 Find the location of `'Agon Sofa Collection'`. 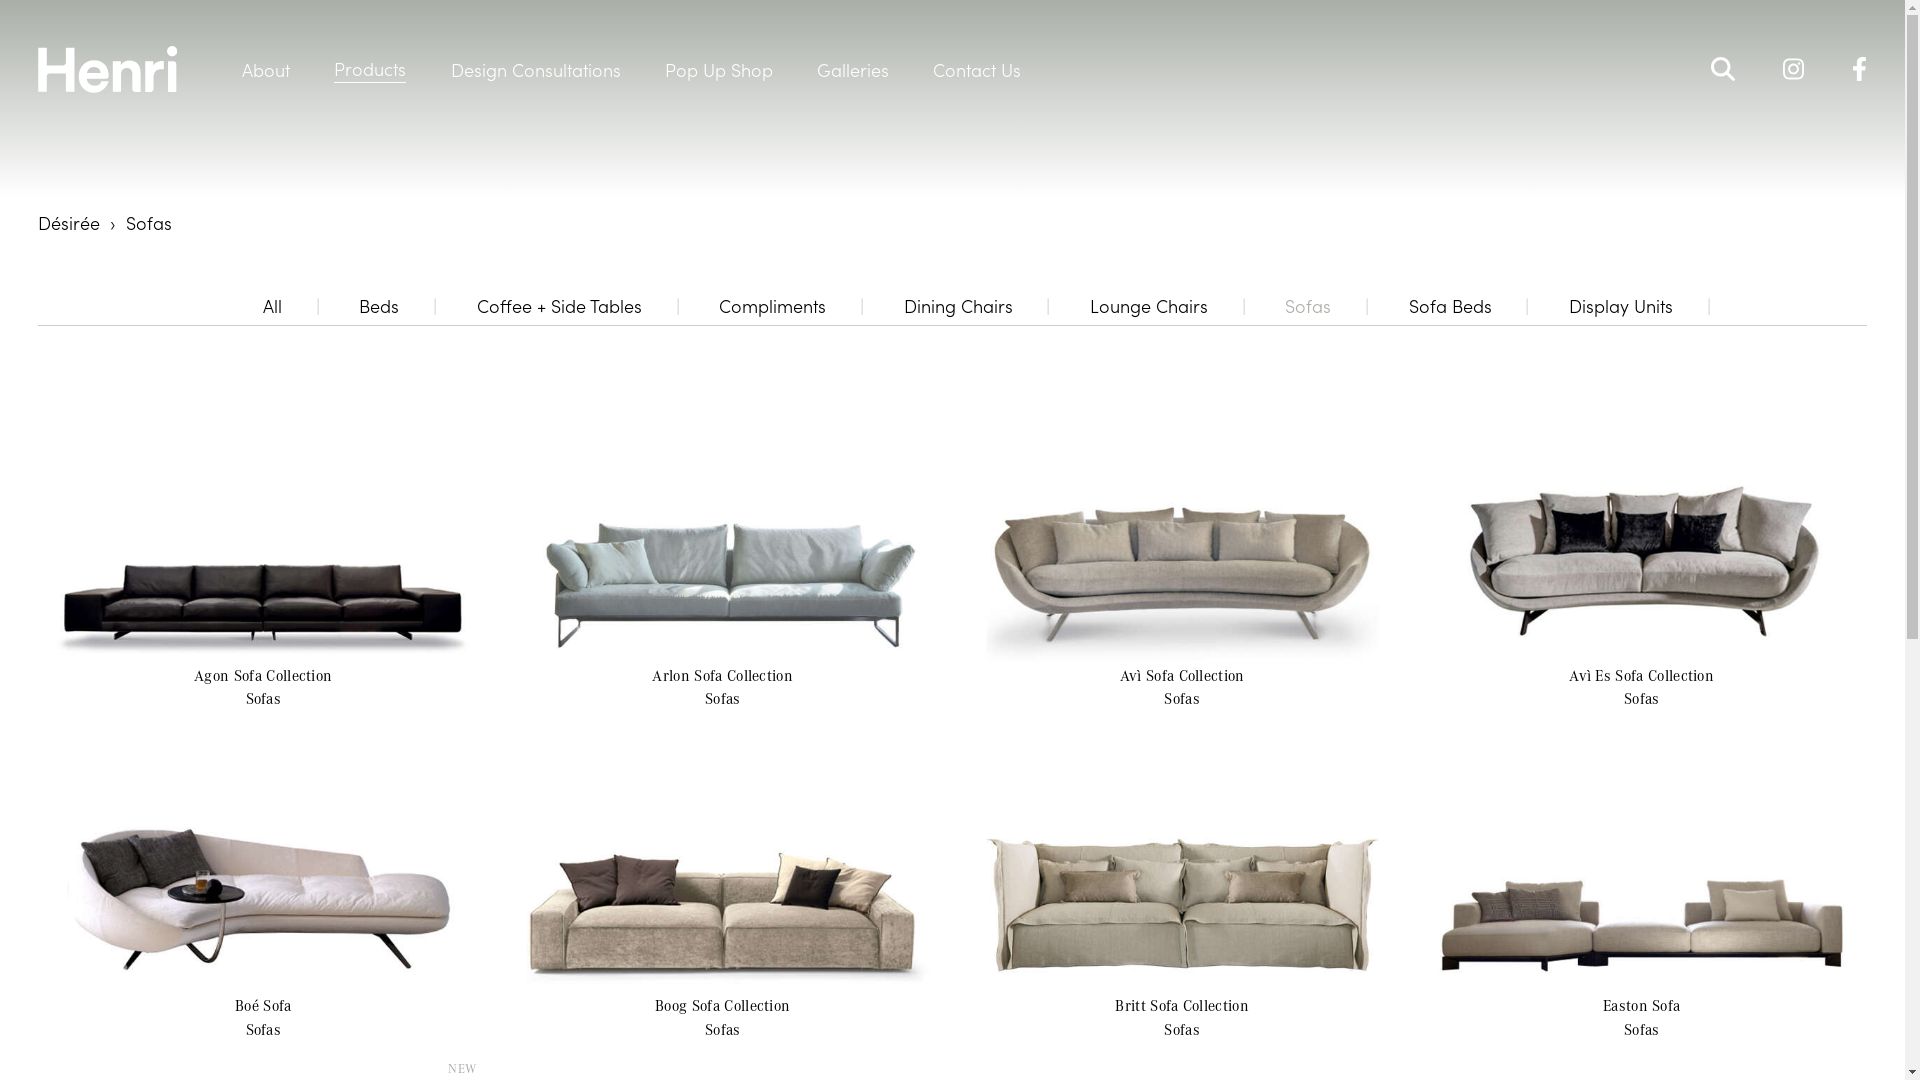

'Agon Sofa Collection' is located at coordinates (262, 675).